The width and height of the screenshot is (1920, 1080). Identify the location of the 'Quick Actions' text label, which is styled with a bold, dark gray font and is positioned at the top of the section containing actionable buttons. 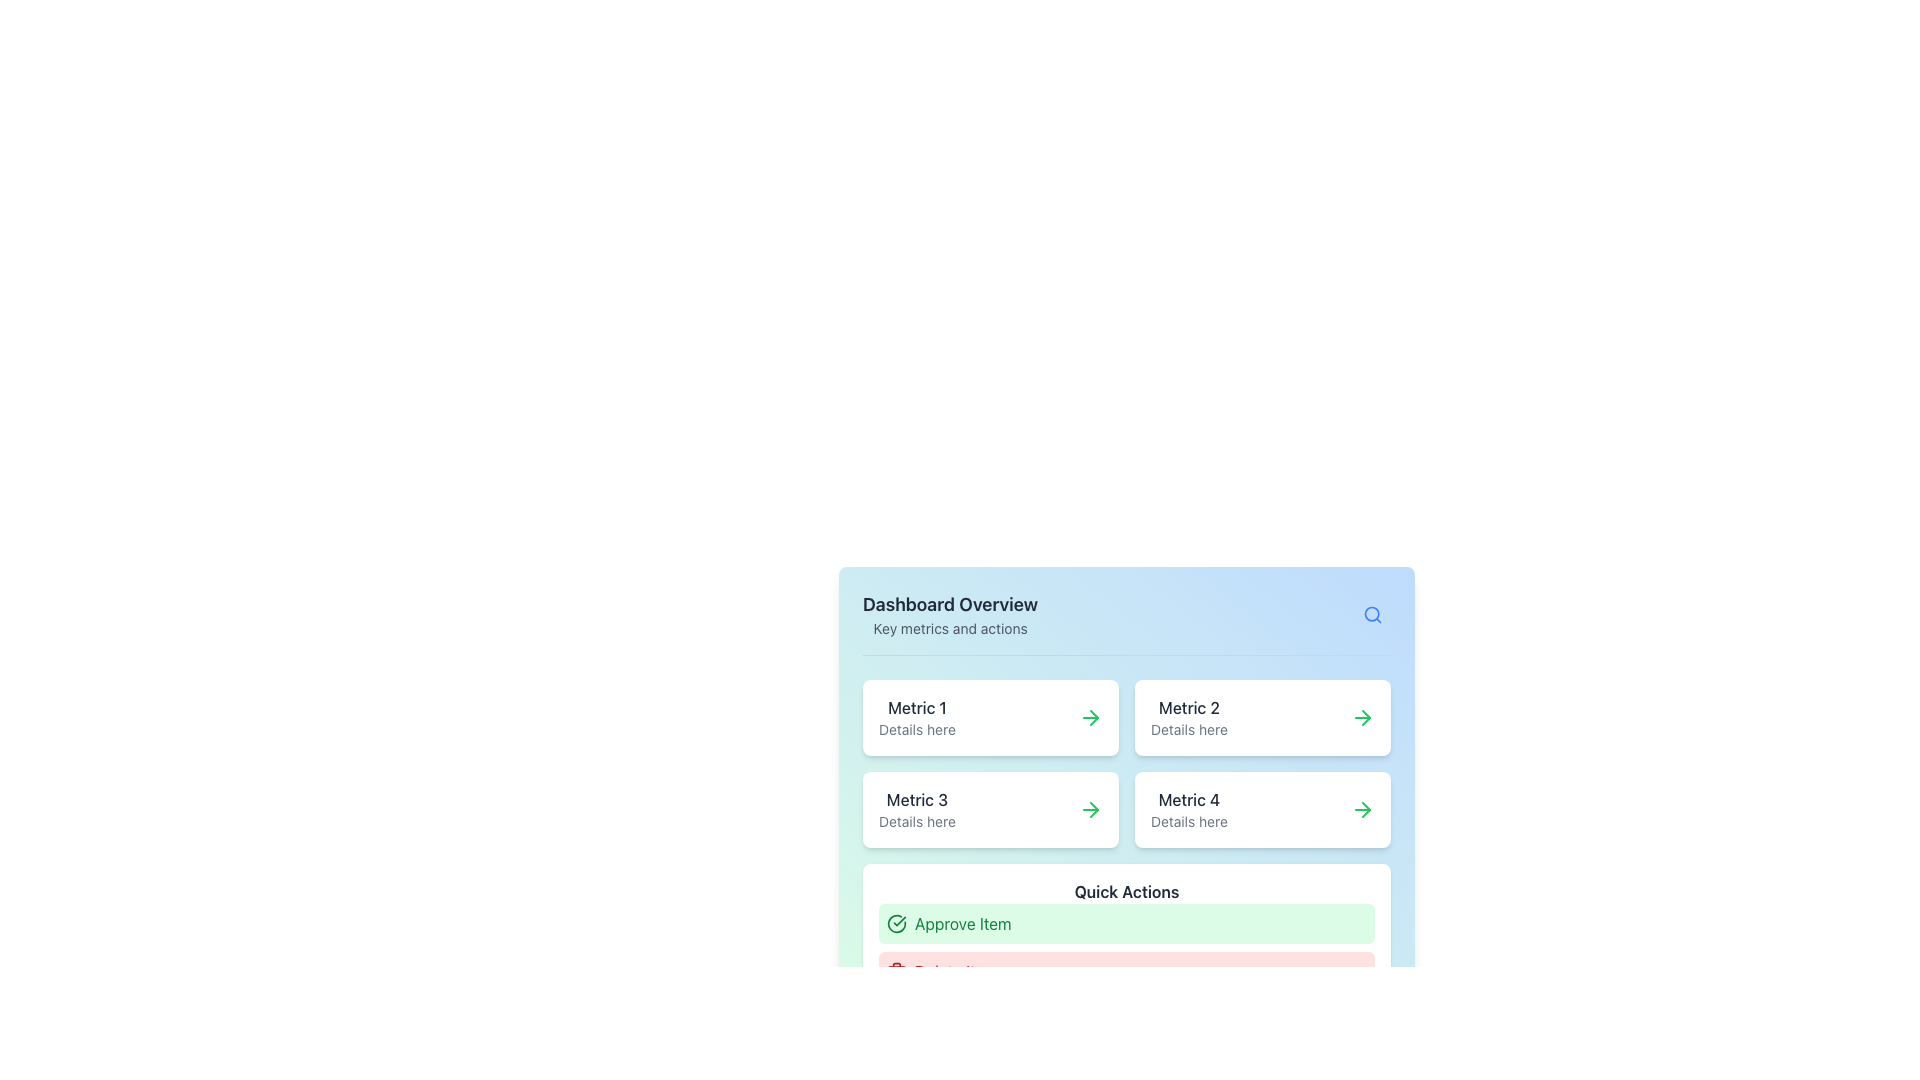
(1127, 890).